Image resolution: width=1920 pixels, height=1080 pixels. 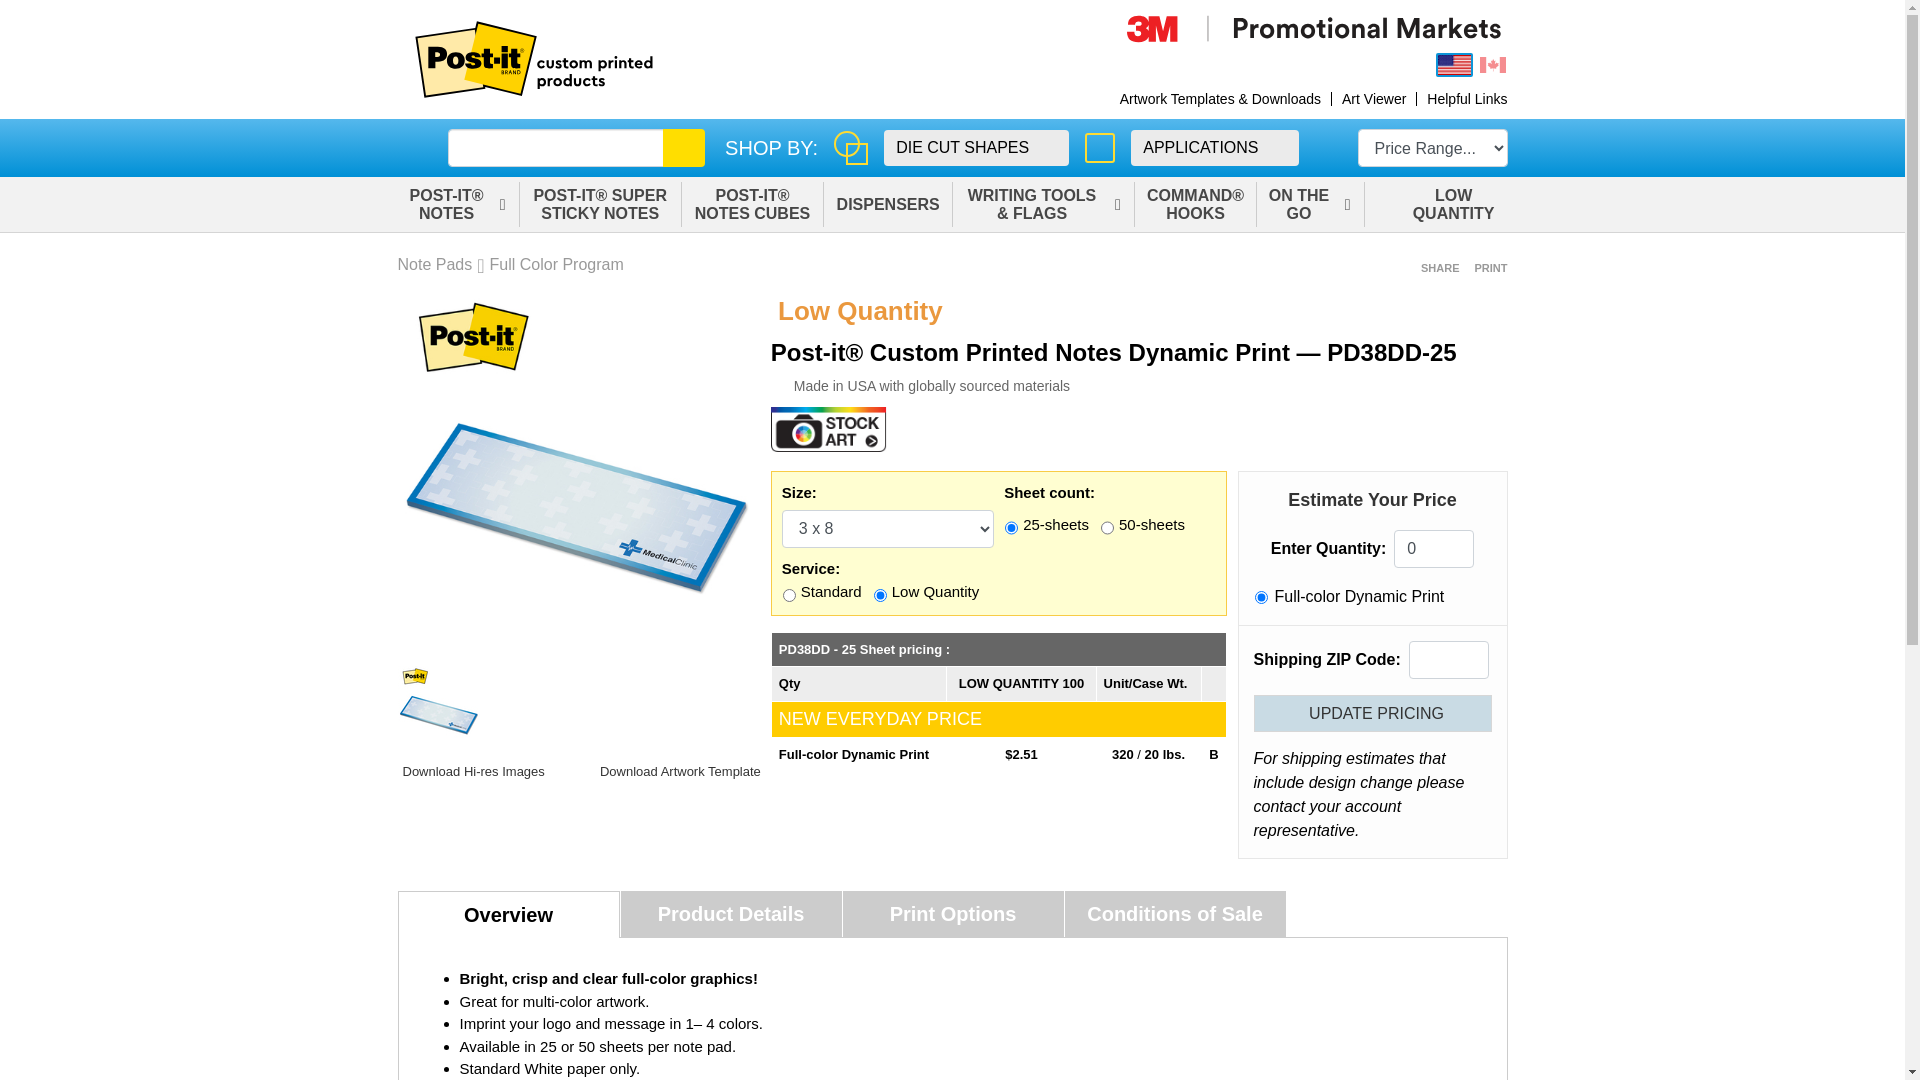 What do you see at coordinates (1174, 914) in the screenshot?
I see `'Conditions of Sale'` at bounding box center [1174, 914].